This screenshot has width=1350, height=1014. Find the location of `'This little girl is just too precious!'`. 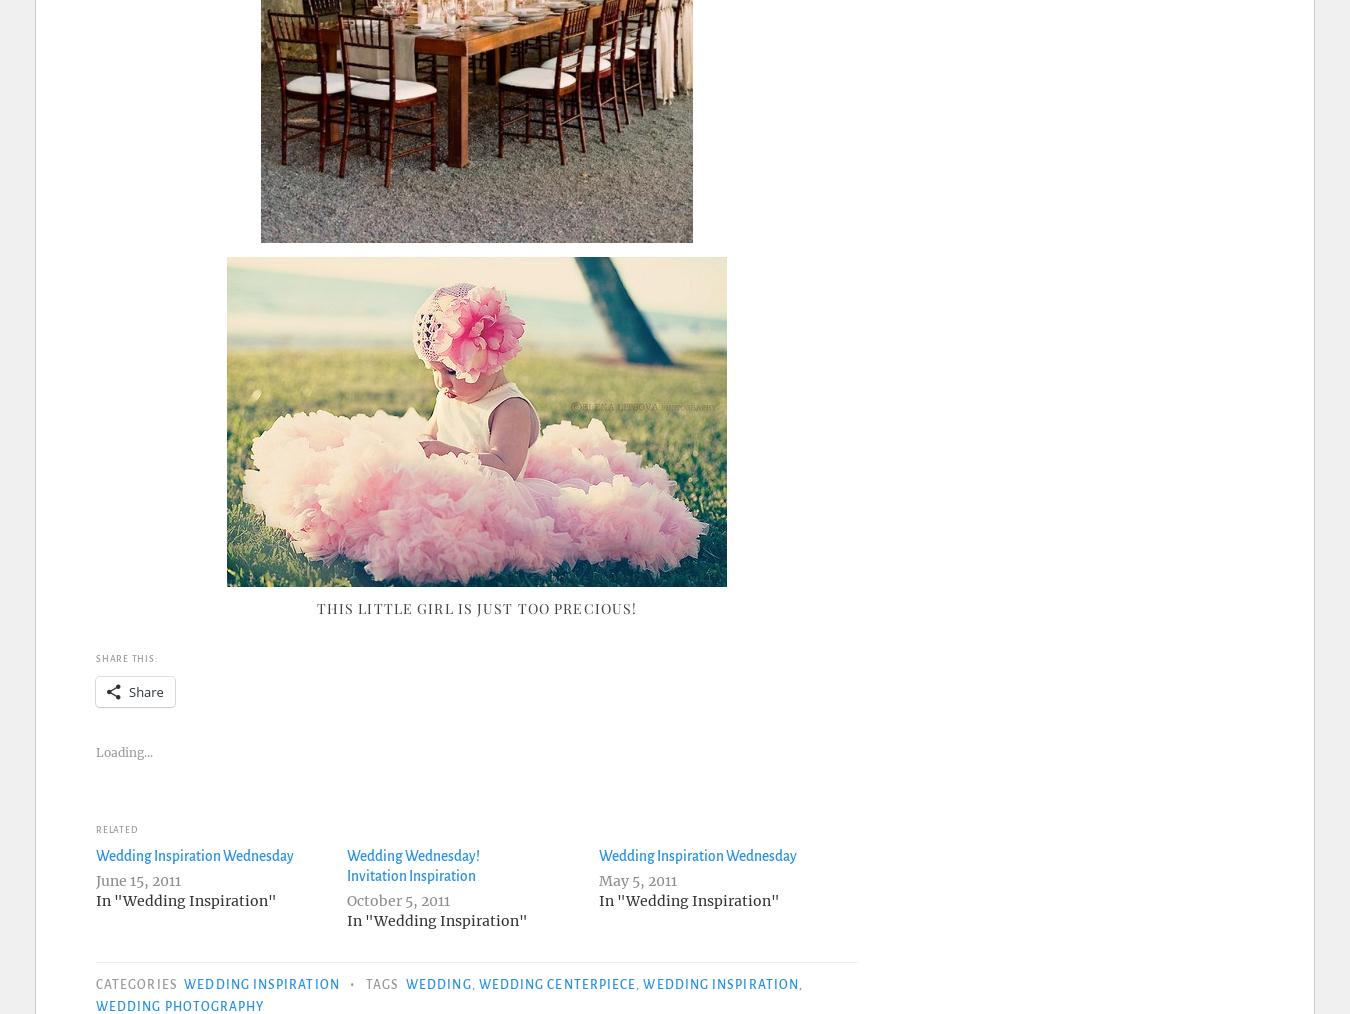

'This little girl is just too precious!' is located at coordinates (475, 608).